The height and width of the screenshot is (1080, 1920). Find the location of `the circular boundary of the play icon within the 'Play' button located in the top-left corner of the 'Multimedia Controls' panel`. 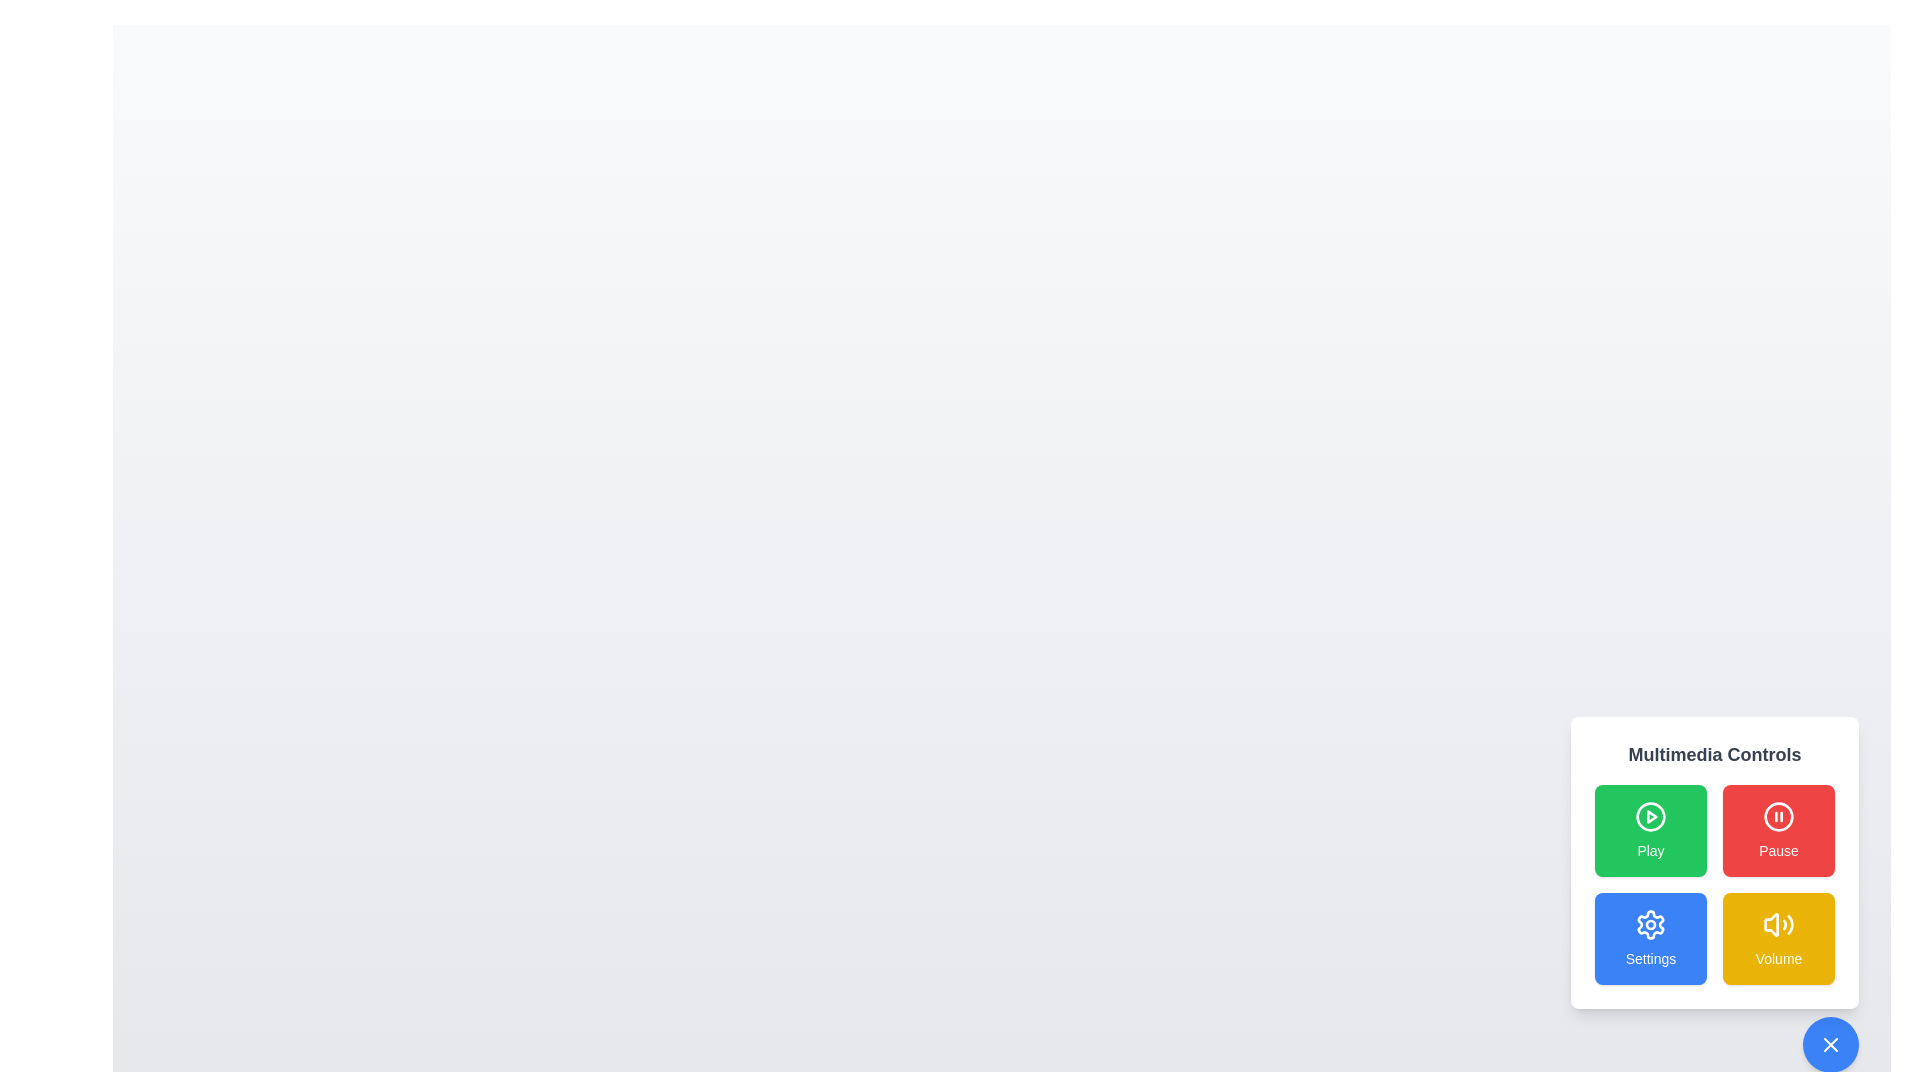

the circular boundary of the play icon within the 'Play' button located in the top-left corner of the 'Multimedia Controls' panel is located at coordinates (1651, 817).